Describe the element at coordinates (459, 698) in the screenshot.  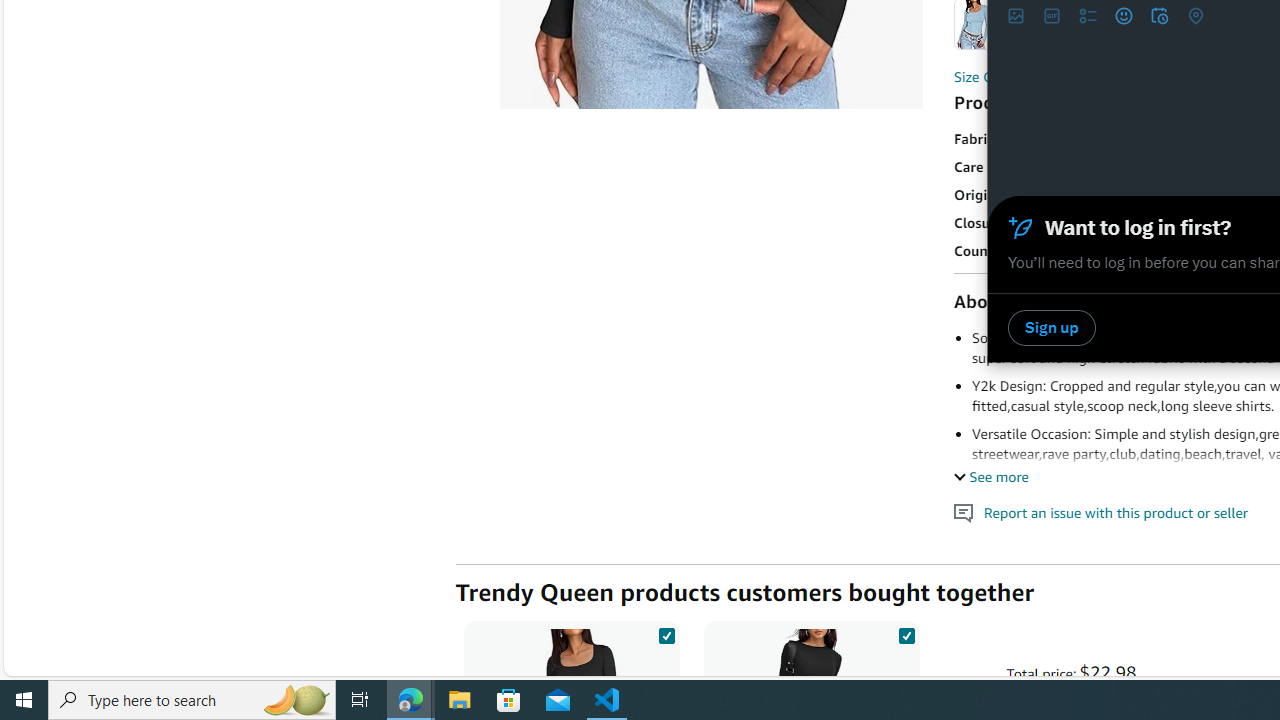
I see `'File Explorer'` at that location.